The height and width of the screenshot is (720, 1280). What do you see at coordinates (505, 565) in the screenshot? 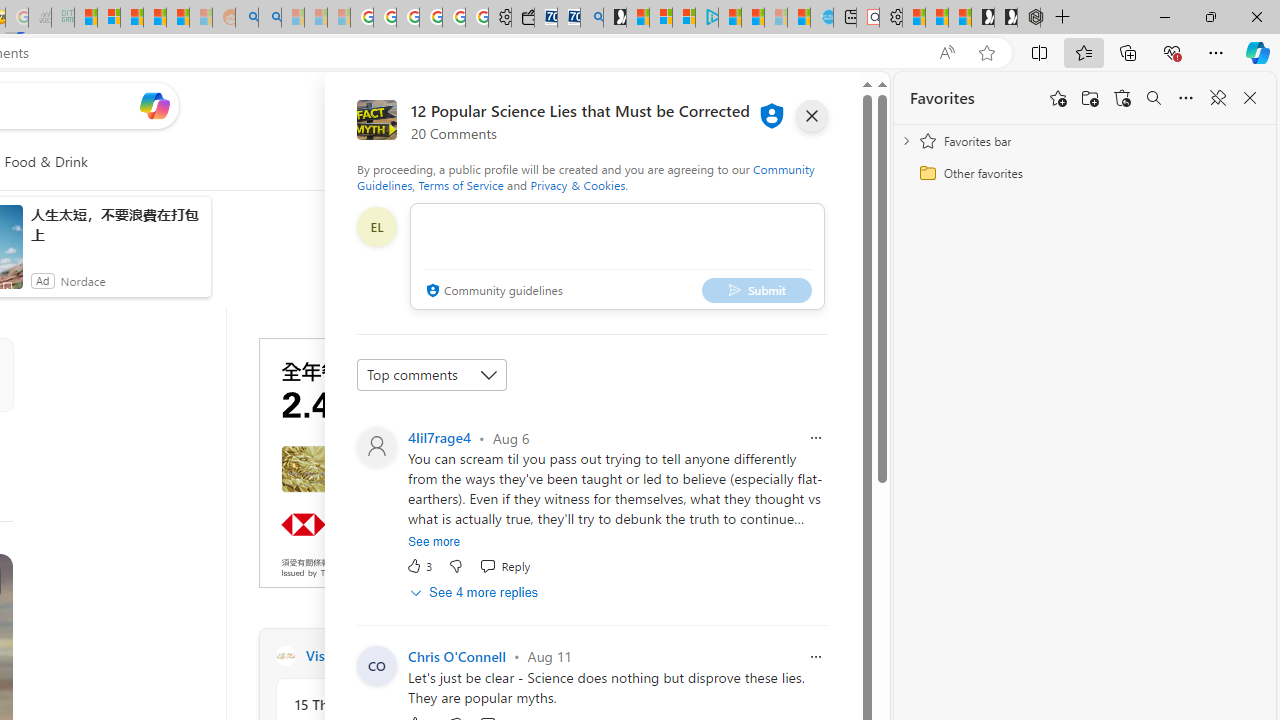
I see `'Reply Reply Comment'` at bounding box center [505, 565].